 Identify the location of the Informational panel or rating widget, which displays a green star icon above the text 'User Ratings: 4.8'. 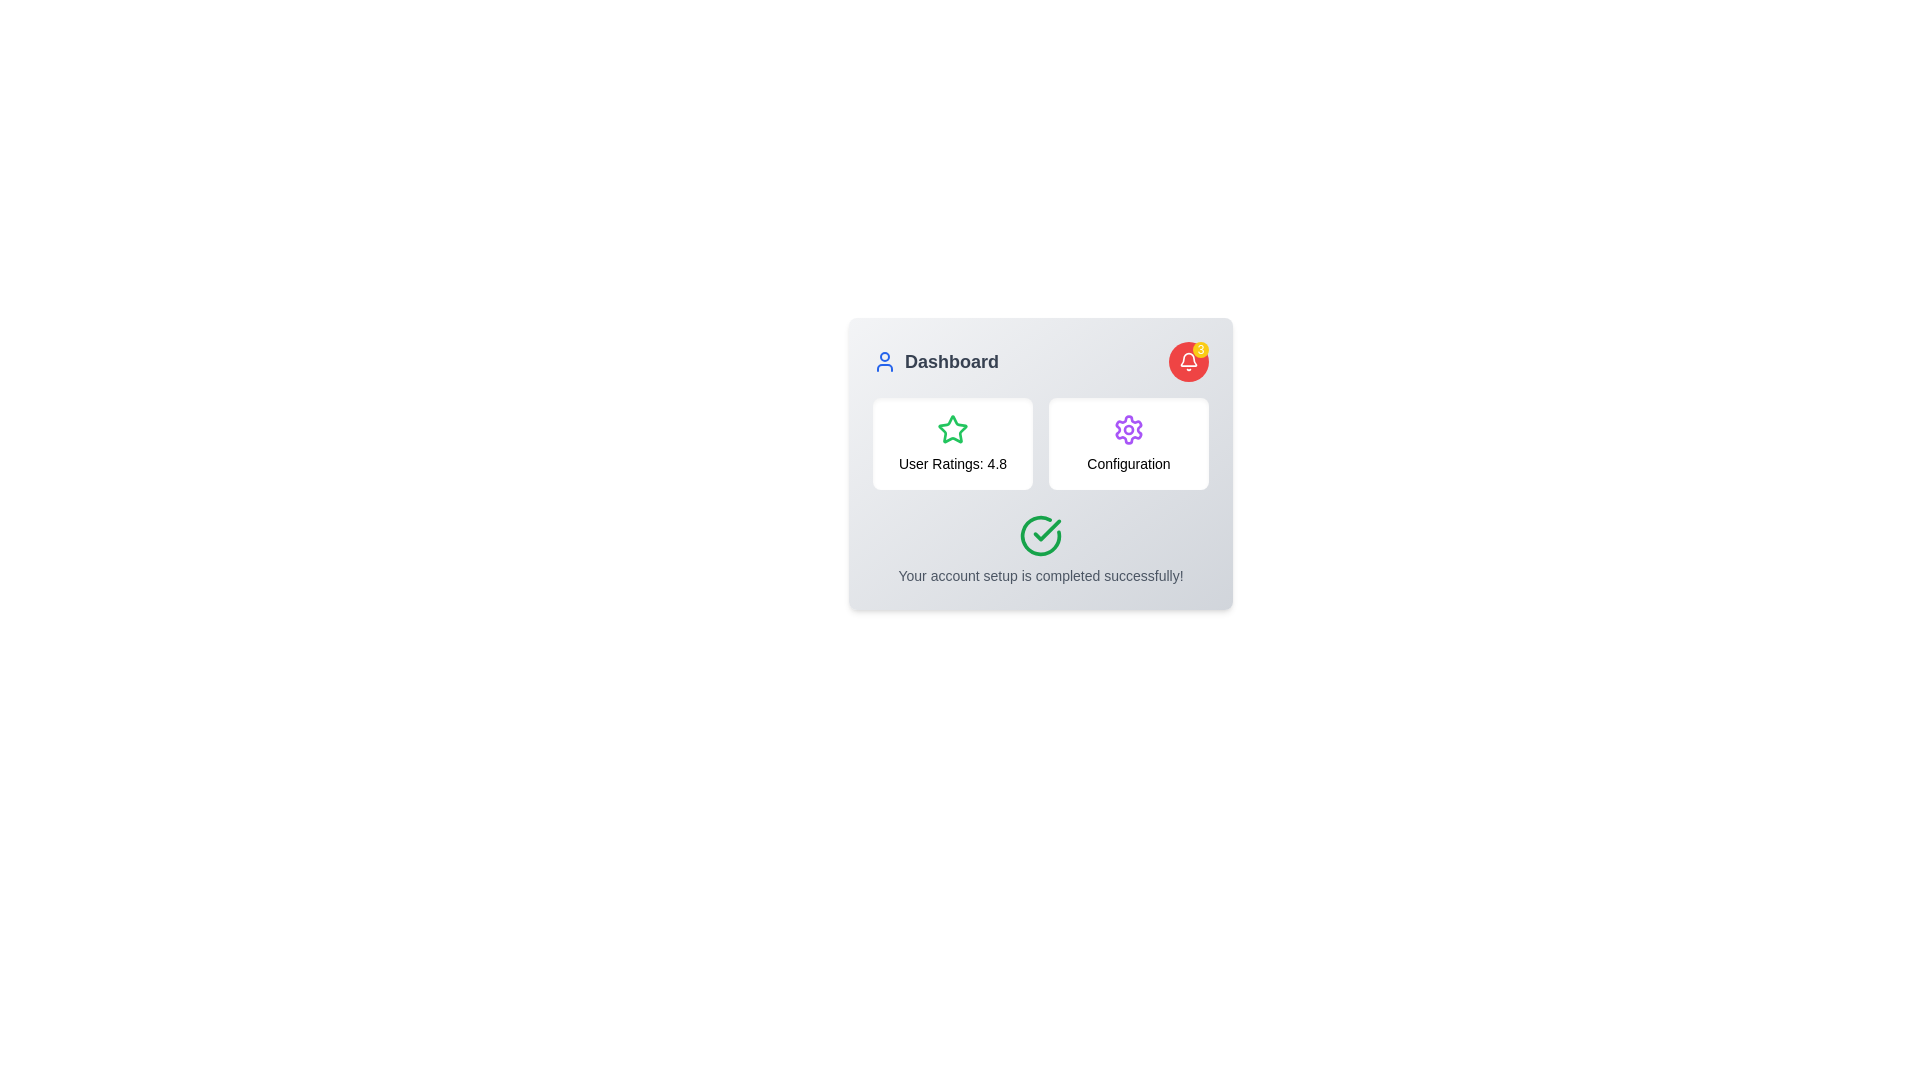
(952, 442).